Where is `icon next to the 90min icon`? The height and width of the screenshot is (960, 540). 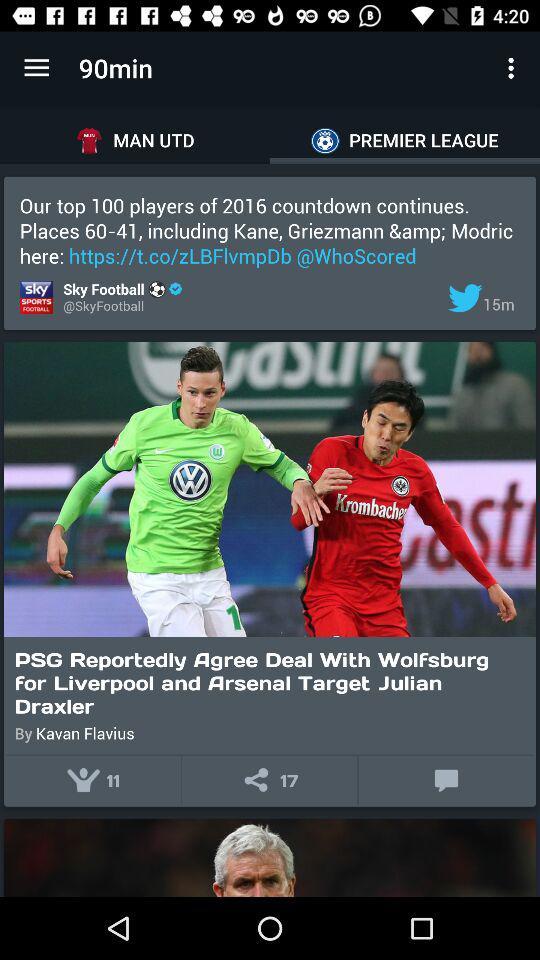 icon next to the 90min icon is located at coordinates (36, 68).